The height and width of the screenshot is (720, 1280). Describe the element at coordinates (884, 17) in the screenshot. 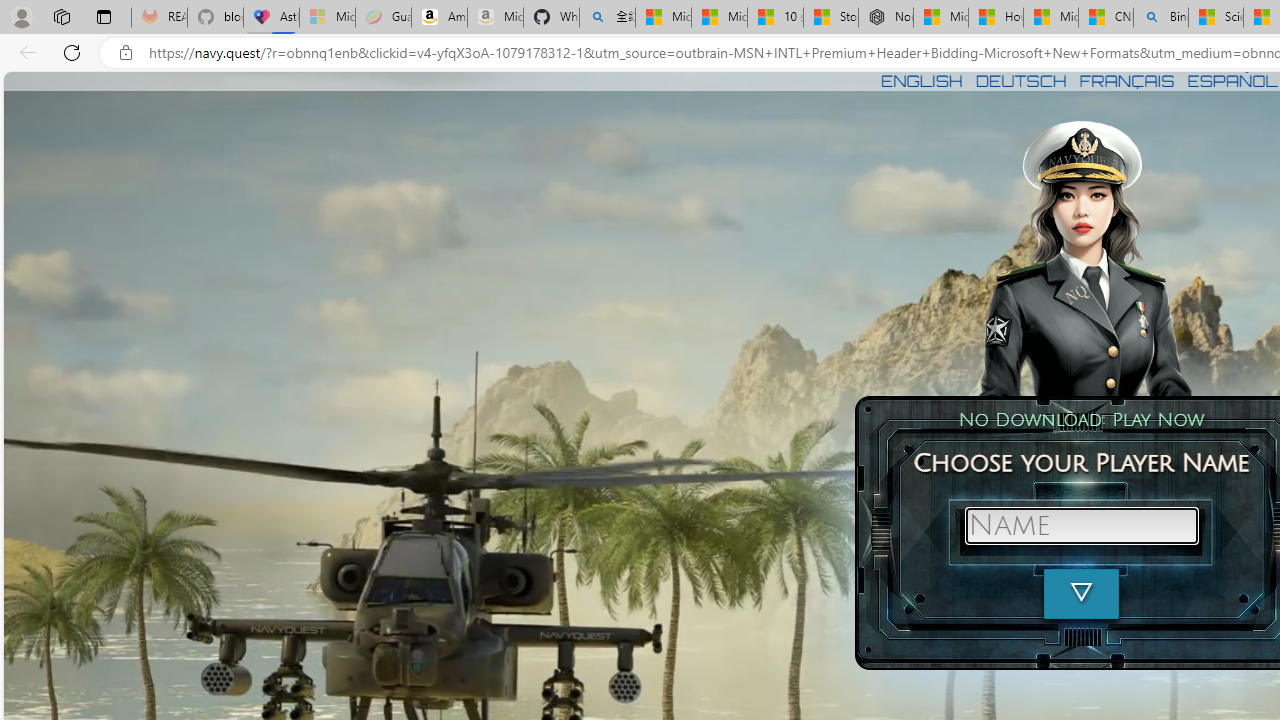

I see `'Nordace - Nordace Siena Is Not An Ordinary Backpack'` at that location.